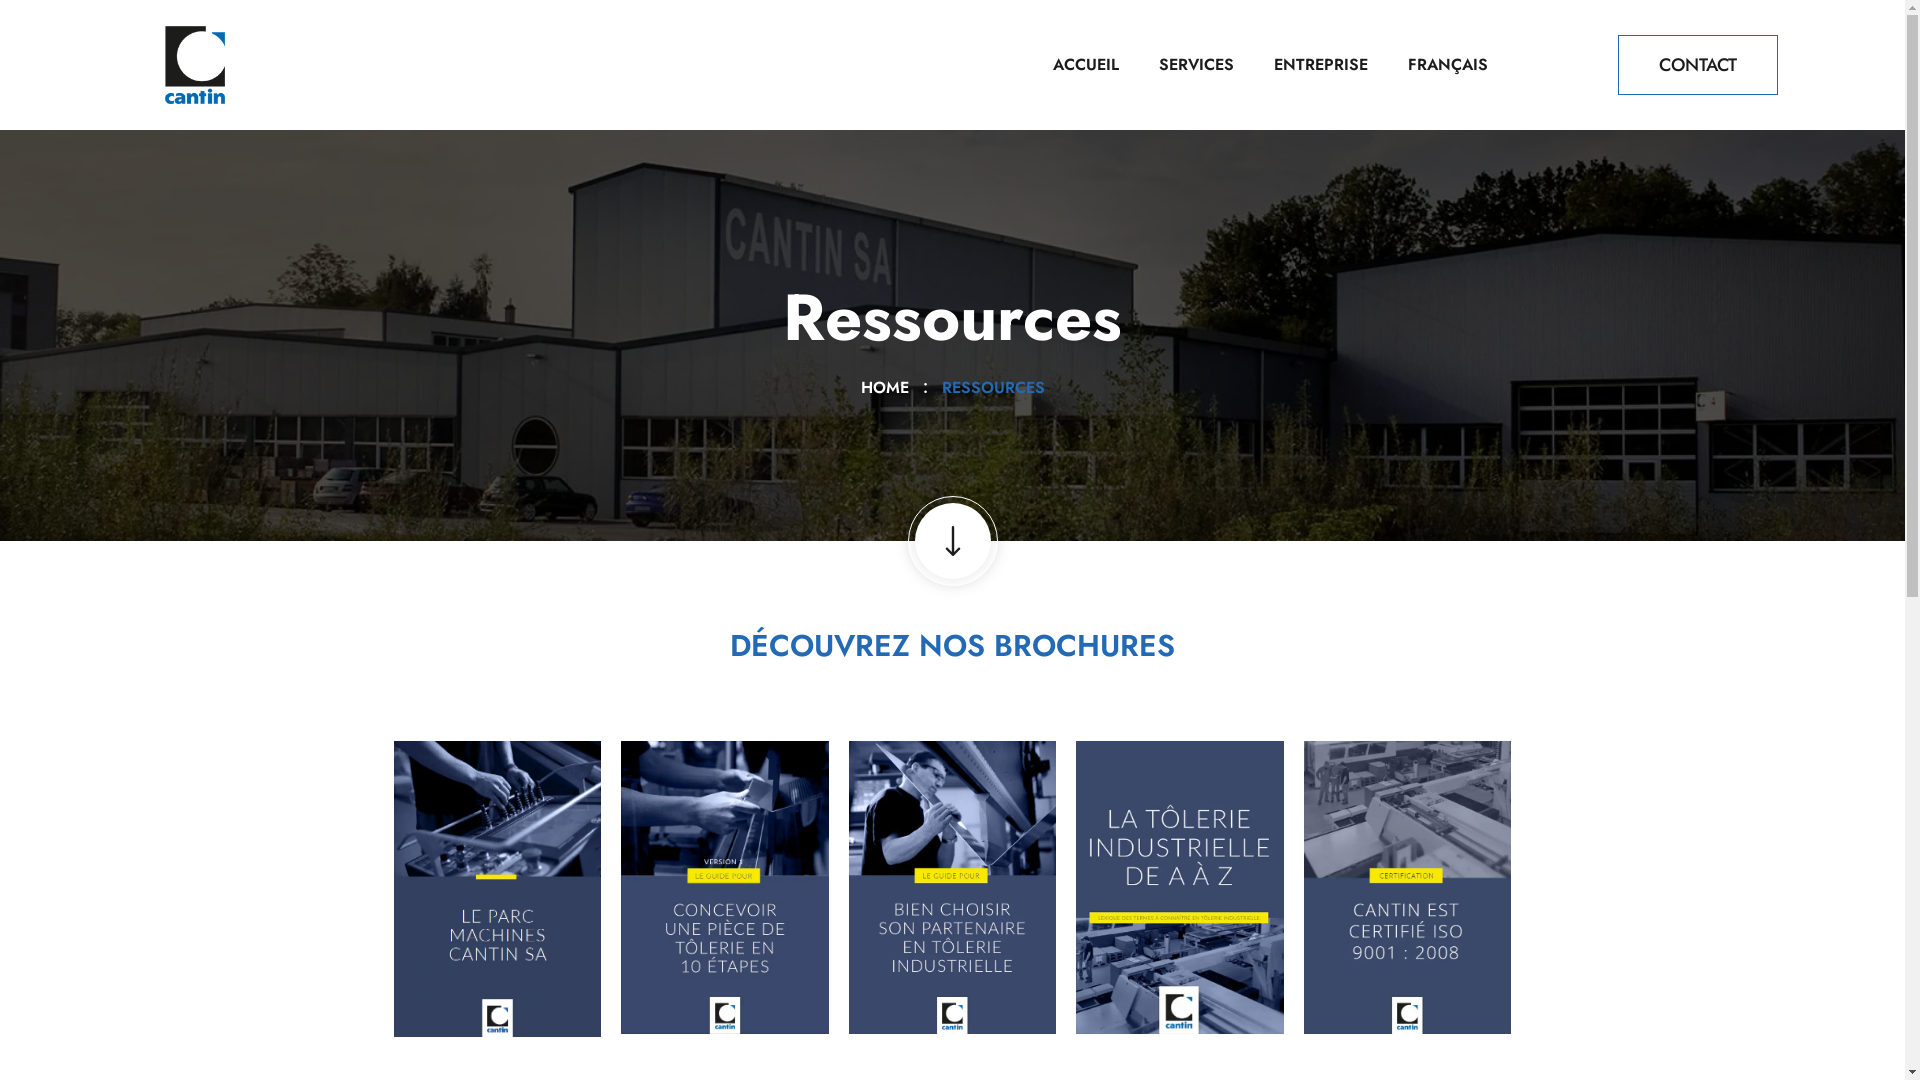 This screenshot has height=1080, width=1920. Describe the element at coordinates (859, 387) in the screenshot. I see `'HOME  '` at that location.